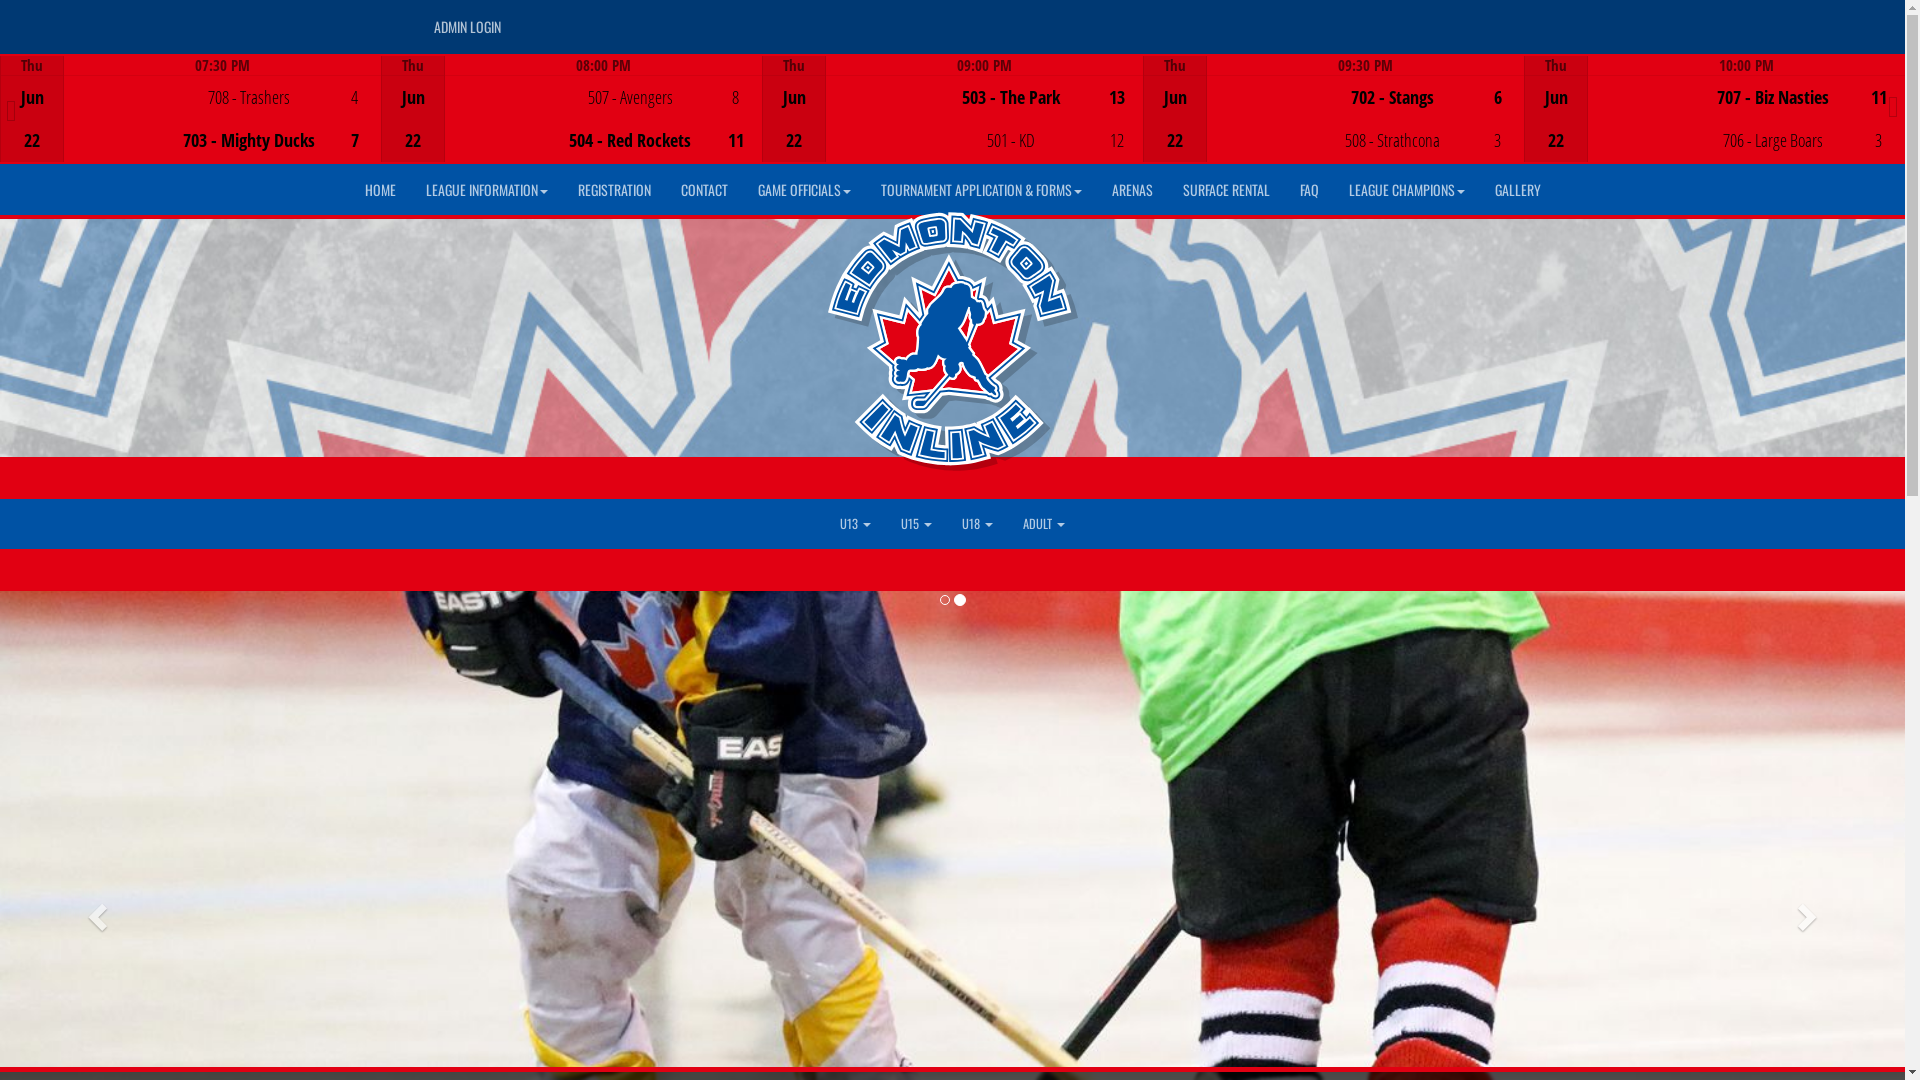 This screenshot has height=1080, width=1920. What do you see at coordinates (380, 189) in the screenshot?
I see `'HOME'` at bounding box center [380, 189].